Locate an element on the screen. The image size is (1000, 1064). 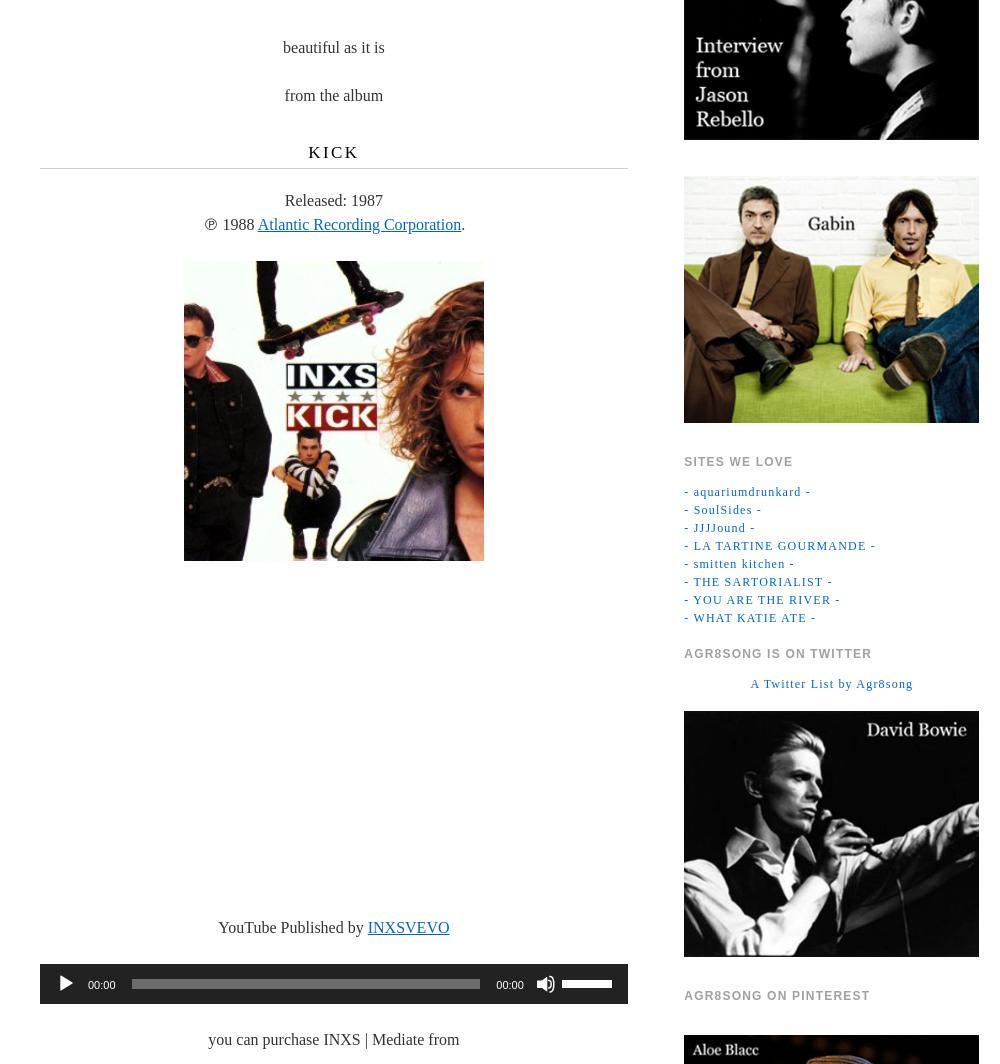
'Agr8song on Pinterest' is located at coordinates (777, 995).